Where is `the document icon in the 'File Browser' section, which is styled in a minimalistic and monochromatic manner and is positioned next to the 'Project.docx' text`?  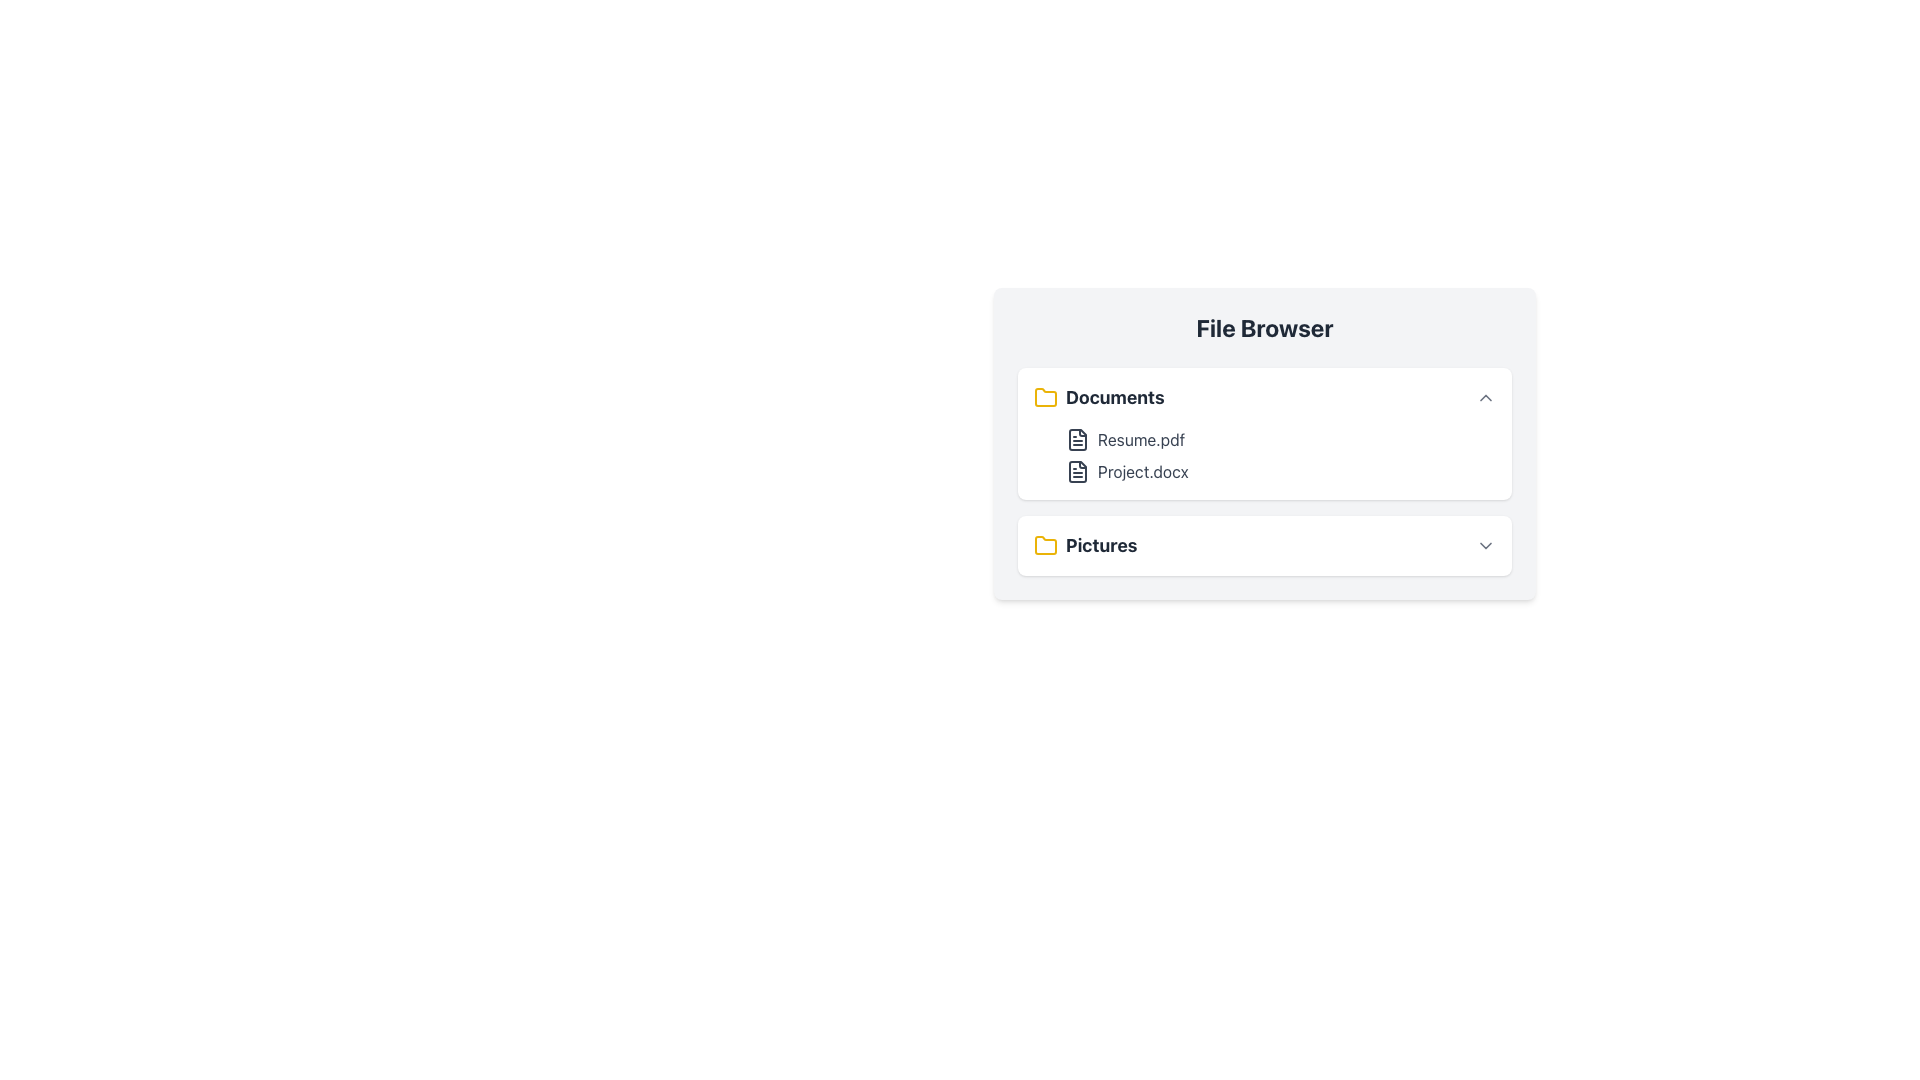 the document icon in the 'File Browser' section, which is styled in a minimalistic and monochromatic manner and is positioned next to the 'Project.docx' text is located at coordinates (1077, 438).